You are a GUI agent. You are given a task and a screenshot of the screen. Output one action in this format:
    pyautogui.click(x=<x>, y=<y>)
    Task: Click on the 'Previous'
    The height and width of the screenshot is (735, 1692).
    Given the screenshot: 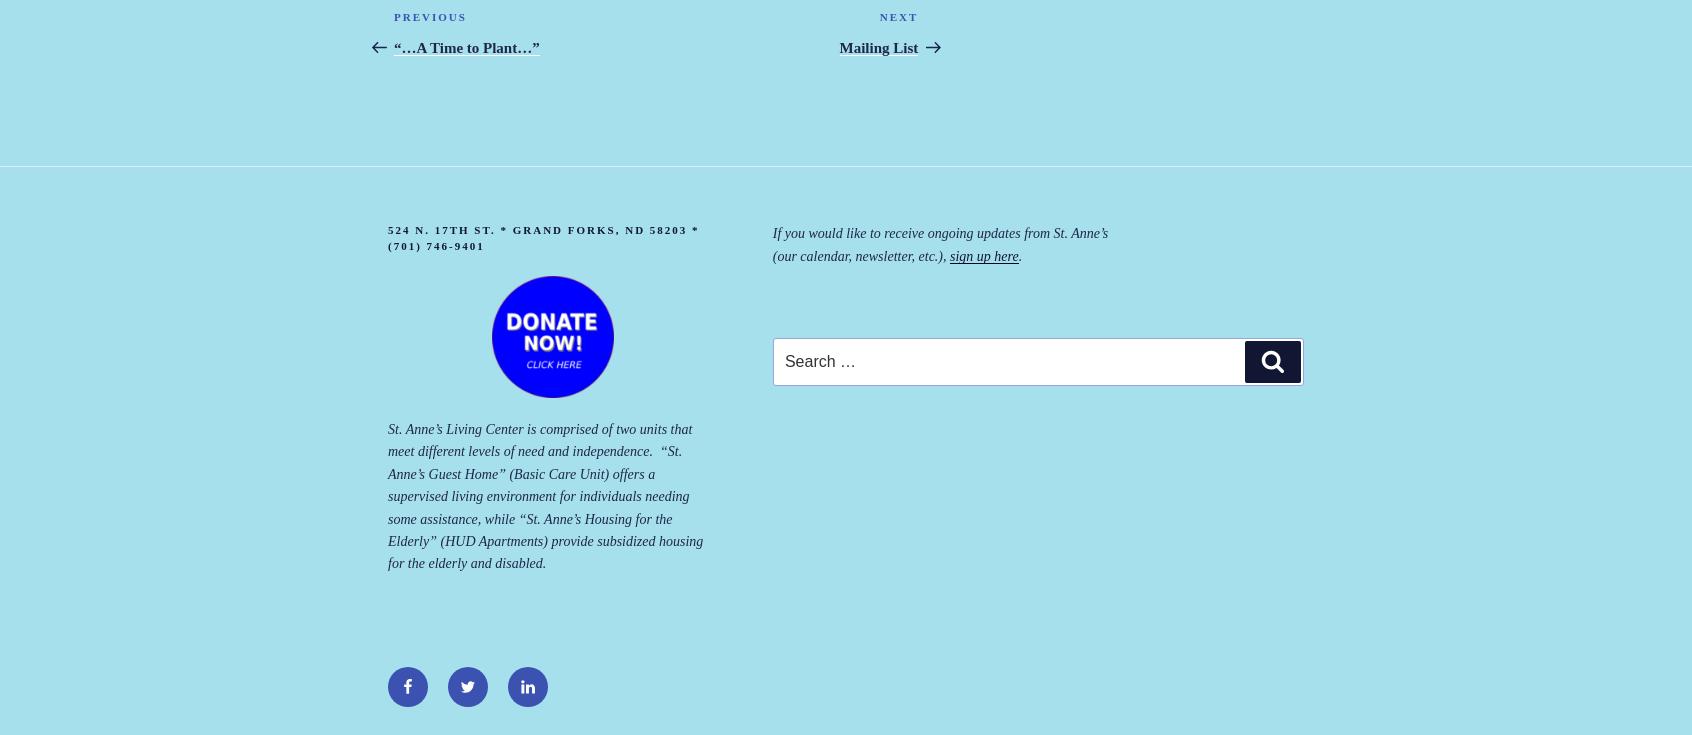 What is the action you would take?
    pyautogui.click(x=428, y=15)
    